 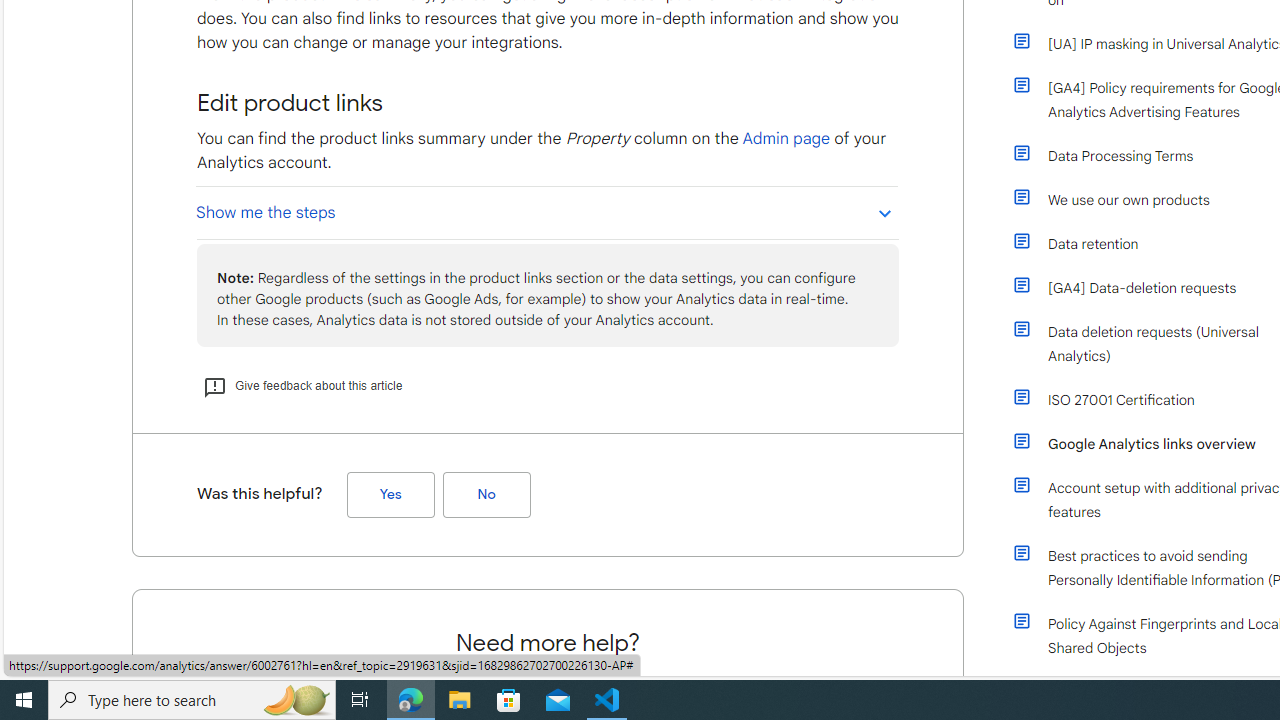 I want to click on 'Admin page', so click(x=785, y=137).